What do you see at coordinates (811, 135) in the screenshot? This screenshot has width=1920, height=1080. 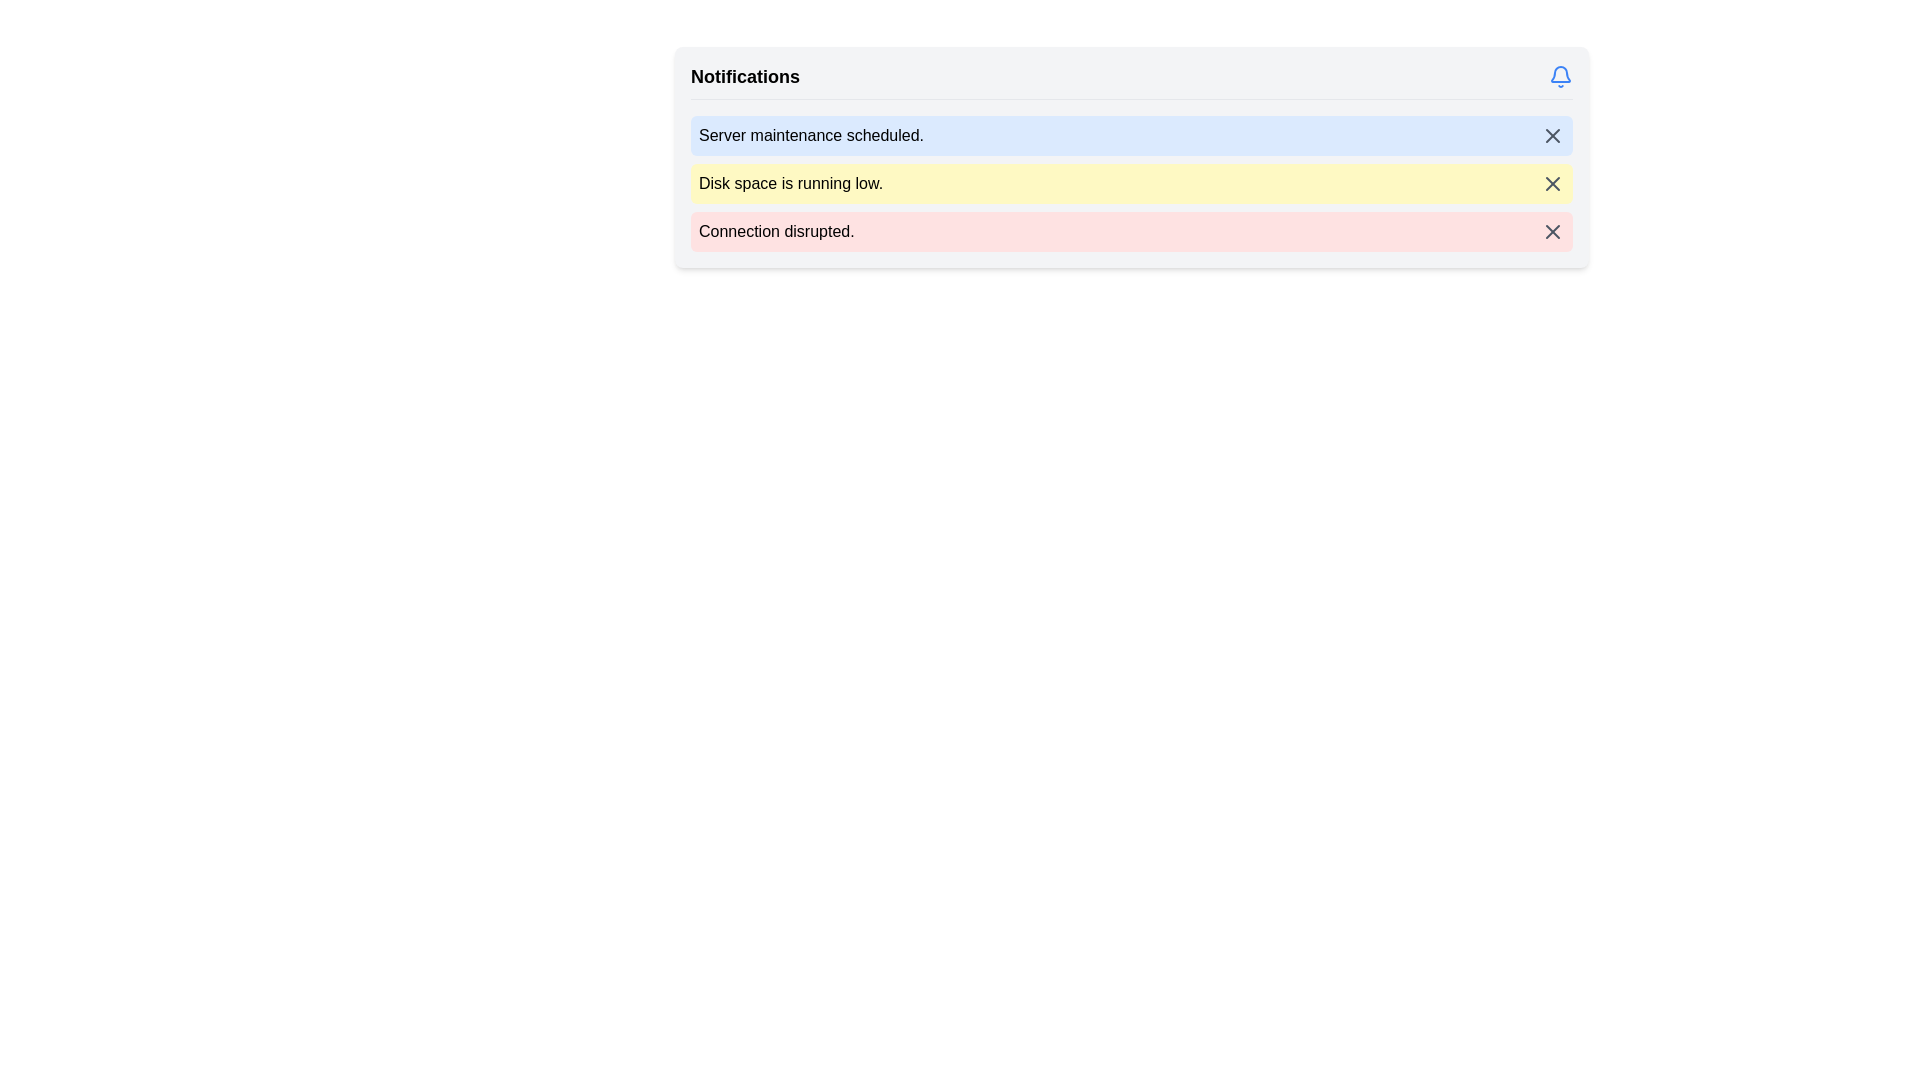 I see `the text label displaying 'Server maintenance scheduled.' which is located at the top of the notifications box with a blue background` at bounding box center [811, 135].